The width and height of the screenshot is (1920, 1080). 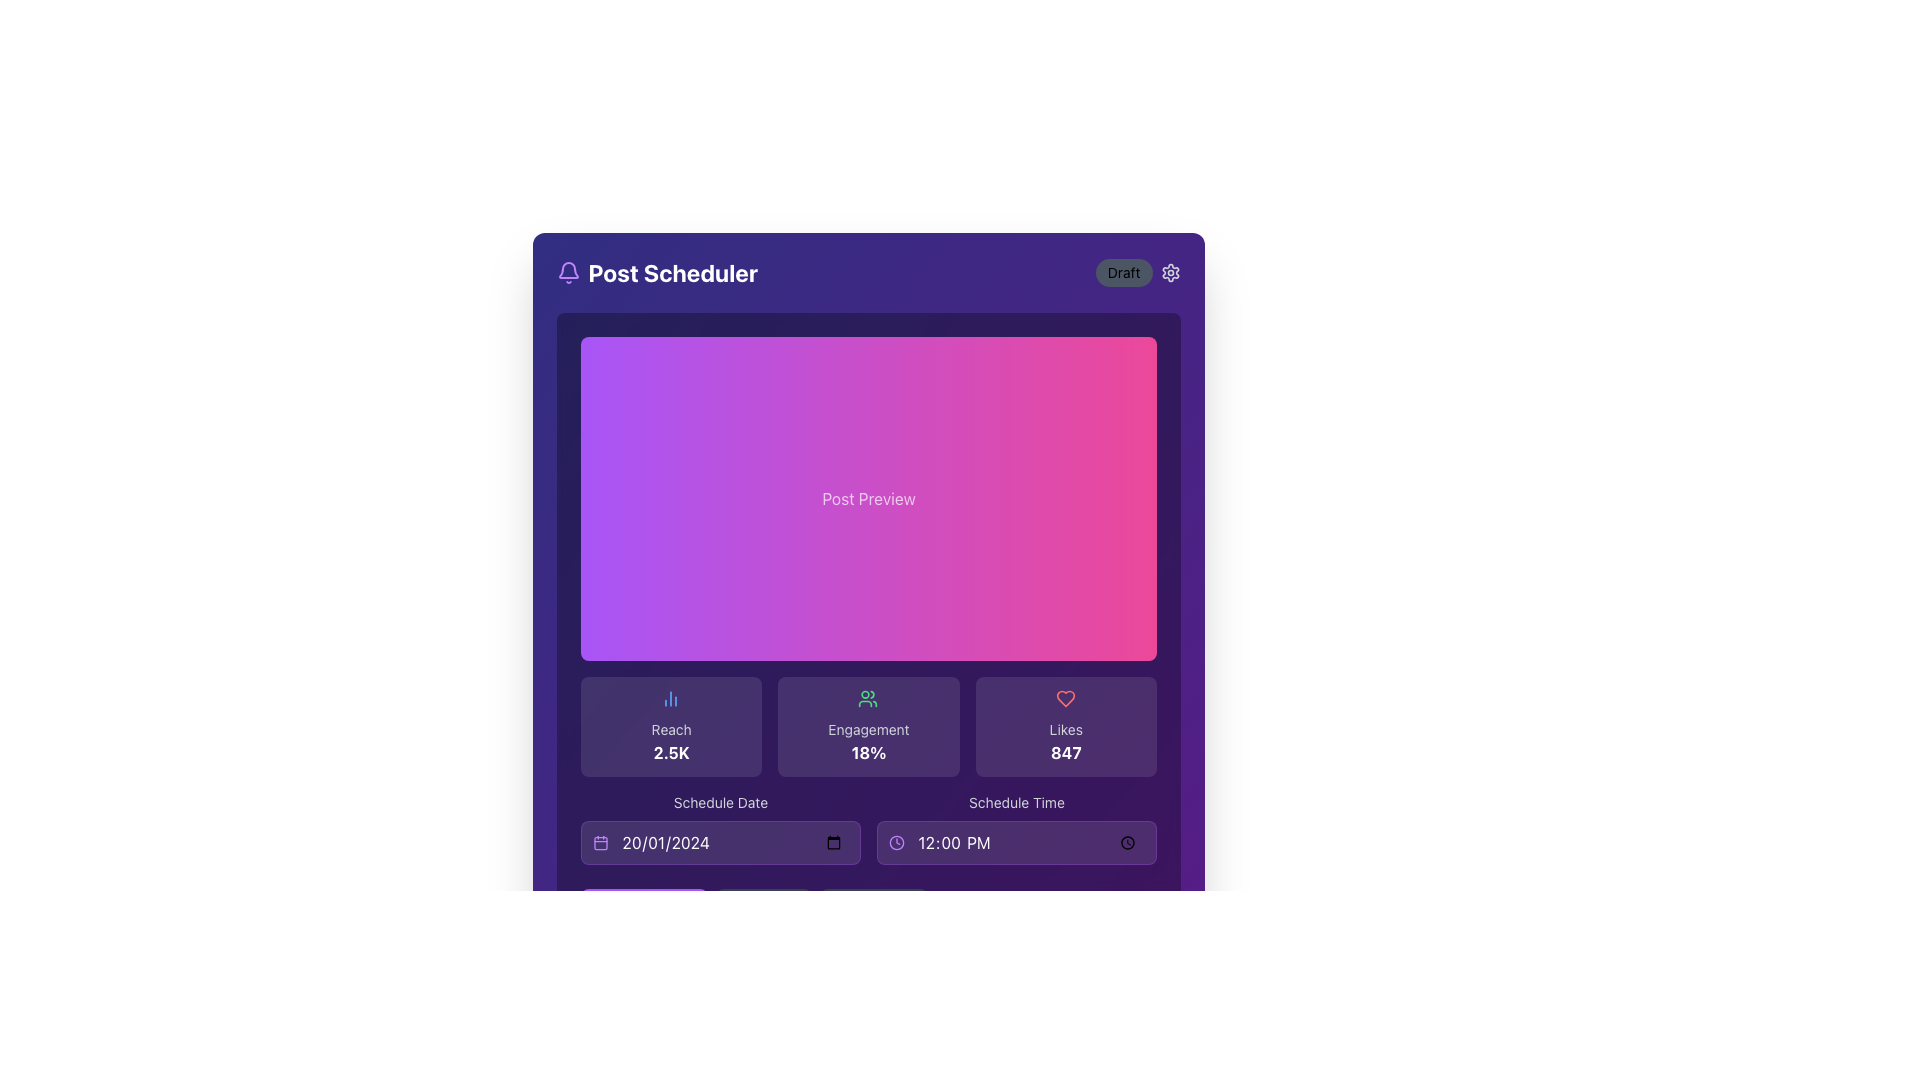 What do you see at coordinates (567, 270) in the screenshot?
I see `the purple bell icon representing notifications located next to the 'Post Scheduler' title in the header segment` at bounding box center [567, 270].